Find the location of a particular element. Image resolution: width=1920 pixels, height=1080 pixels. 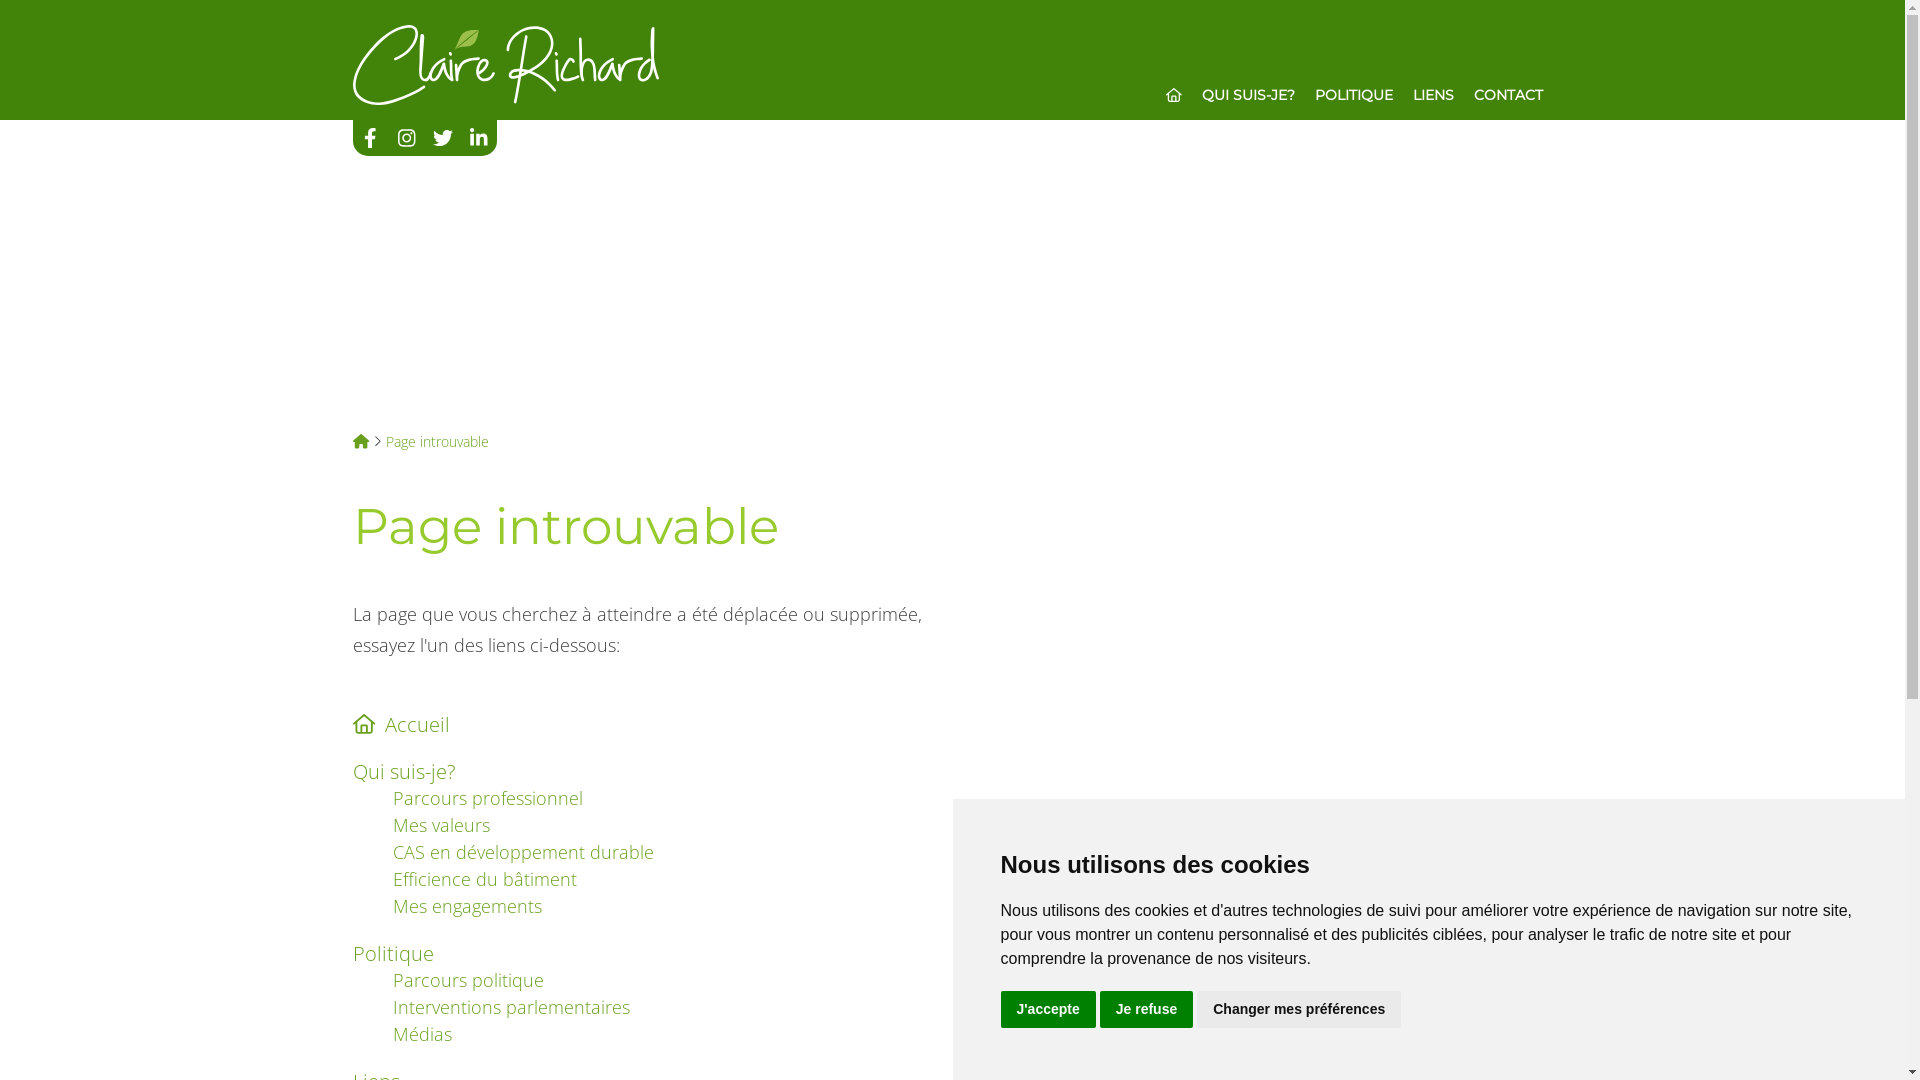

'Nous suivre sur Twitter' is located at coordinates (440, 137).